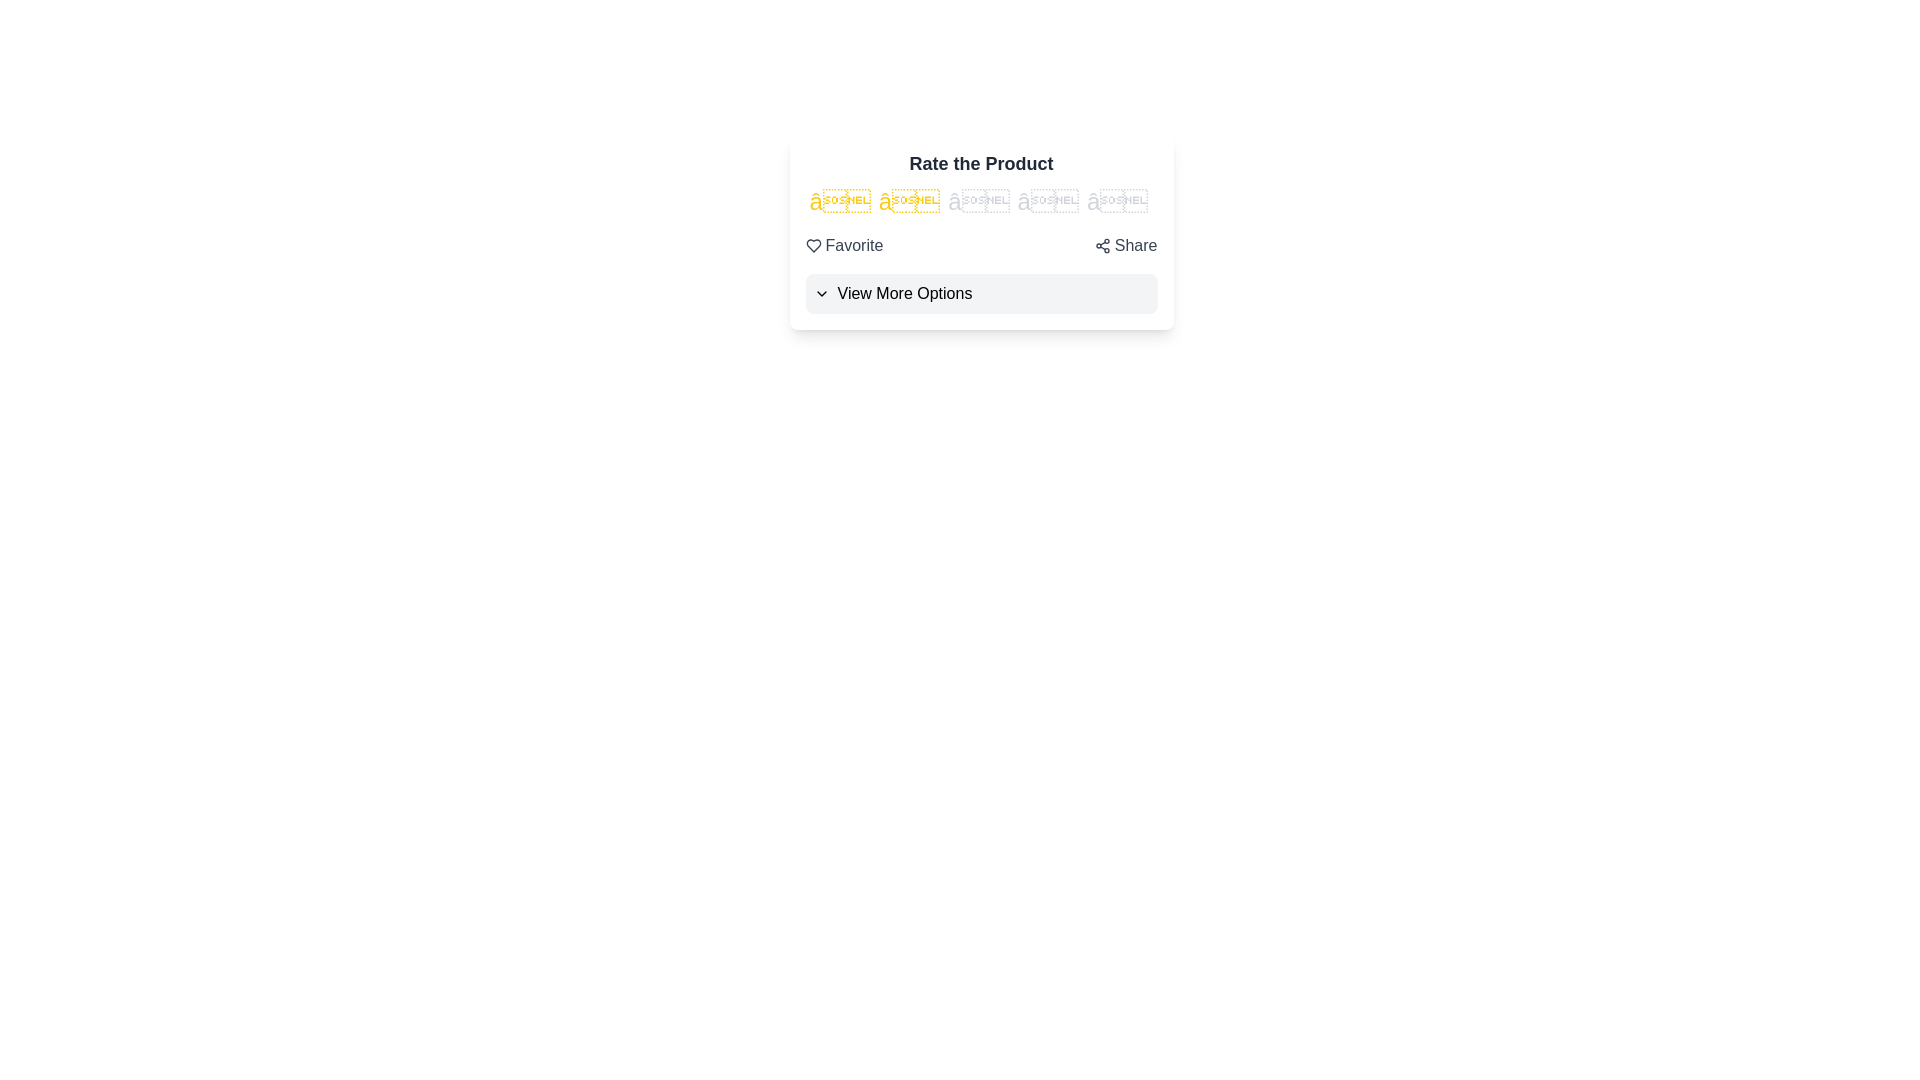  Describe the element at coordinates (840, 201) in the screenshot. I see `the rating to 1 stars by clicking on the corresponding star` at that location.